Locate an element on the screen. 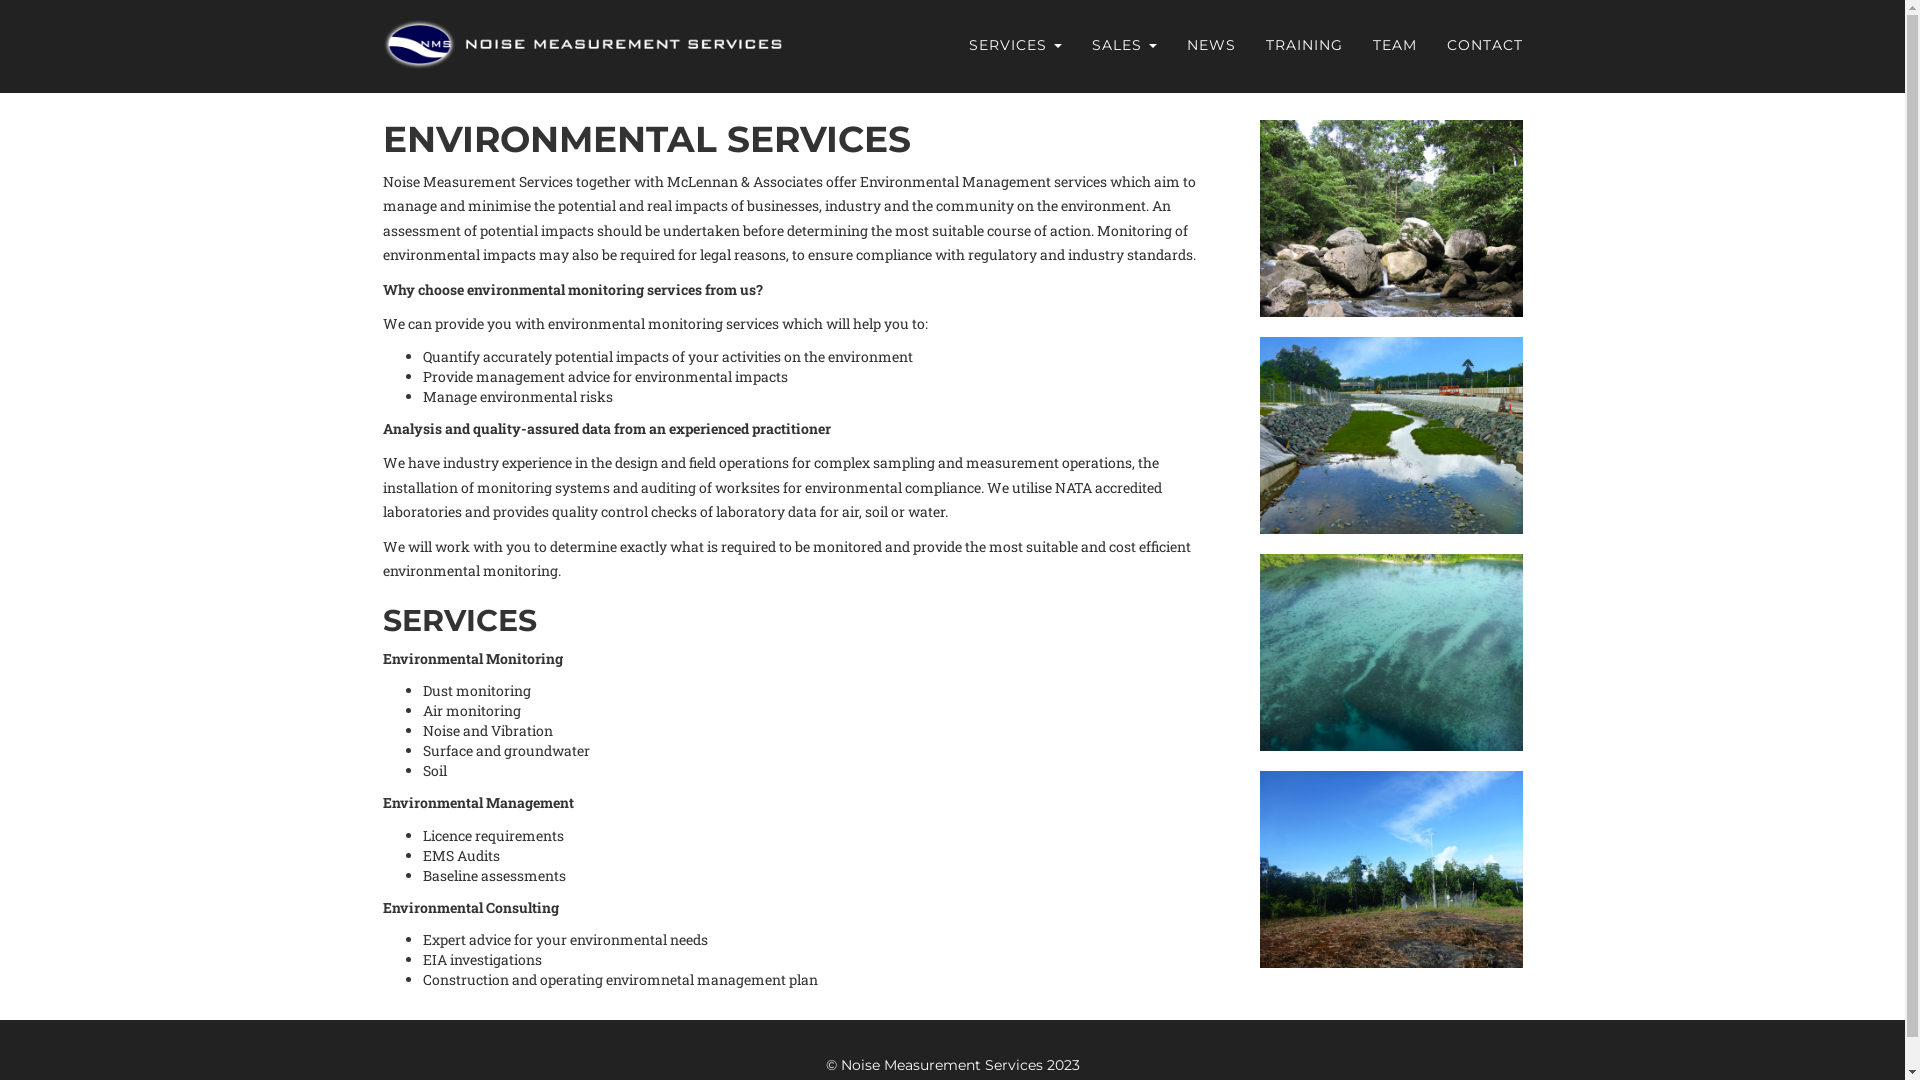 The width and height of the screenshot is (1920, 1080). 'SERVICES' is located at coordinates (1015, 45).